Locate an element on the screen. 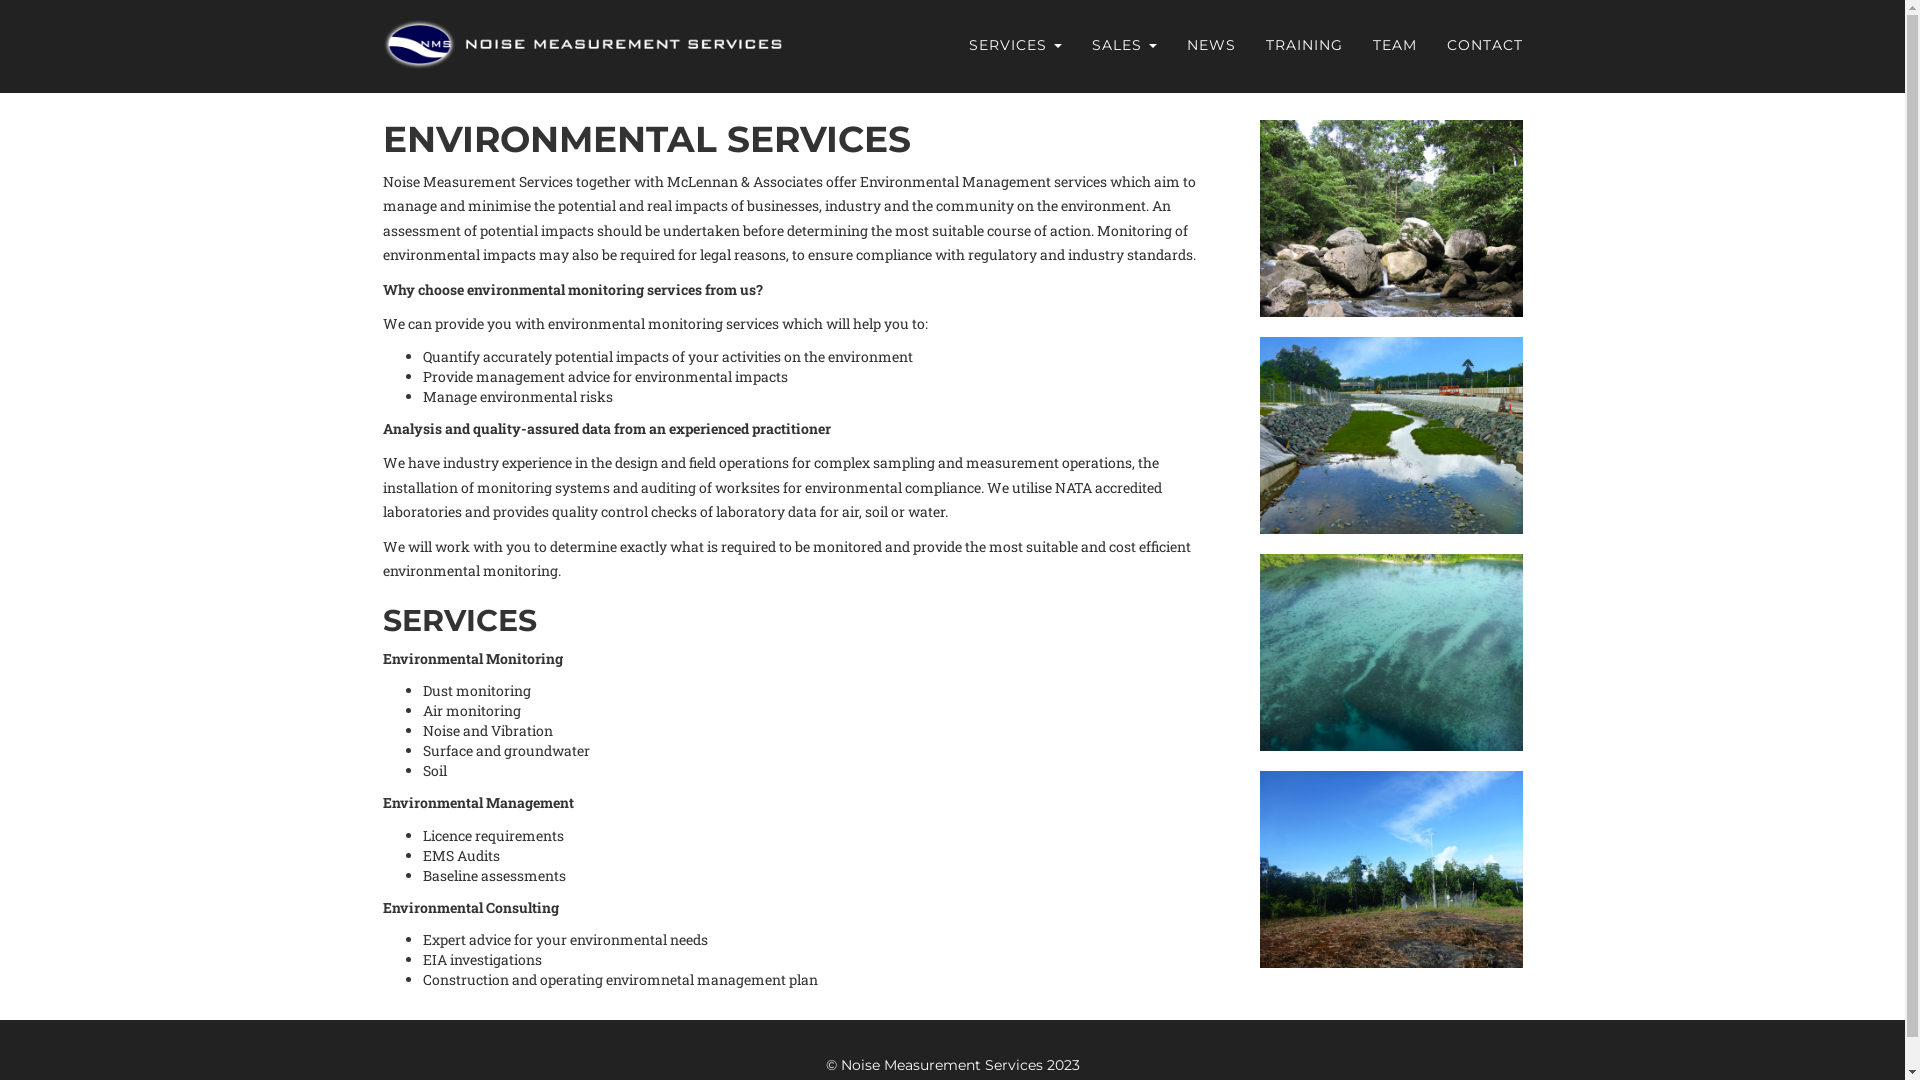 The width and height of the screenshot is (1920, 1080). 'SERVICES' is located at coordinates (1015, 45).